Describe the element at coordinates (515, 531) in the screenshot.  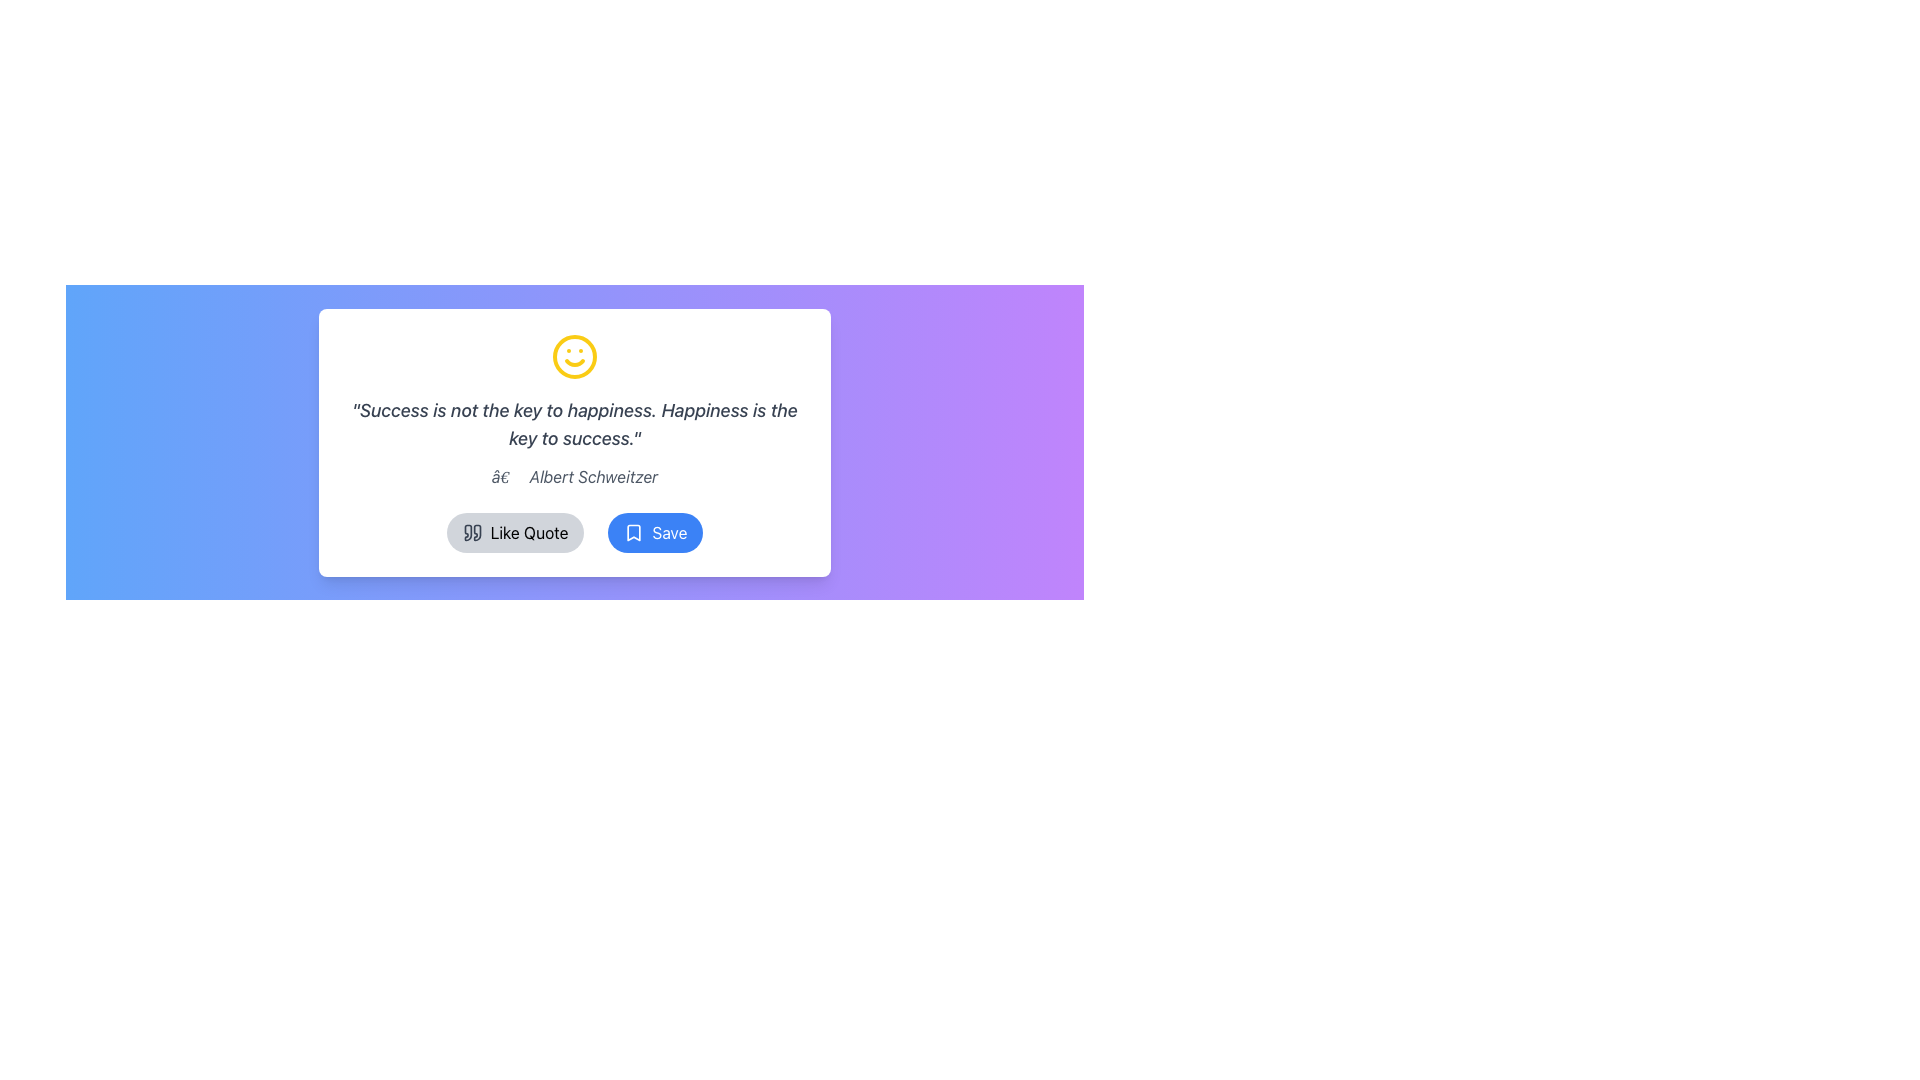
I see `the first button in the group of three buttons that allows users to express their interest or approval of a quote, located slightly to the left of the 'Save' button` at that location.